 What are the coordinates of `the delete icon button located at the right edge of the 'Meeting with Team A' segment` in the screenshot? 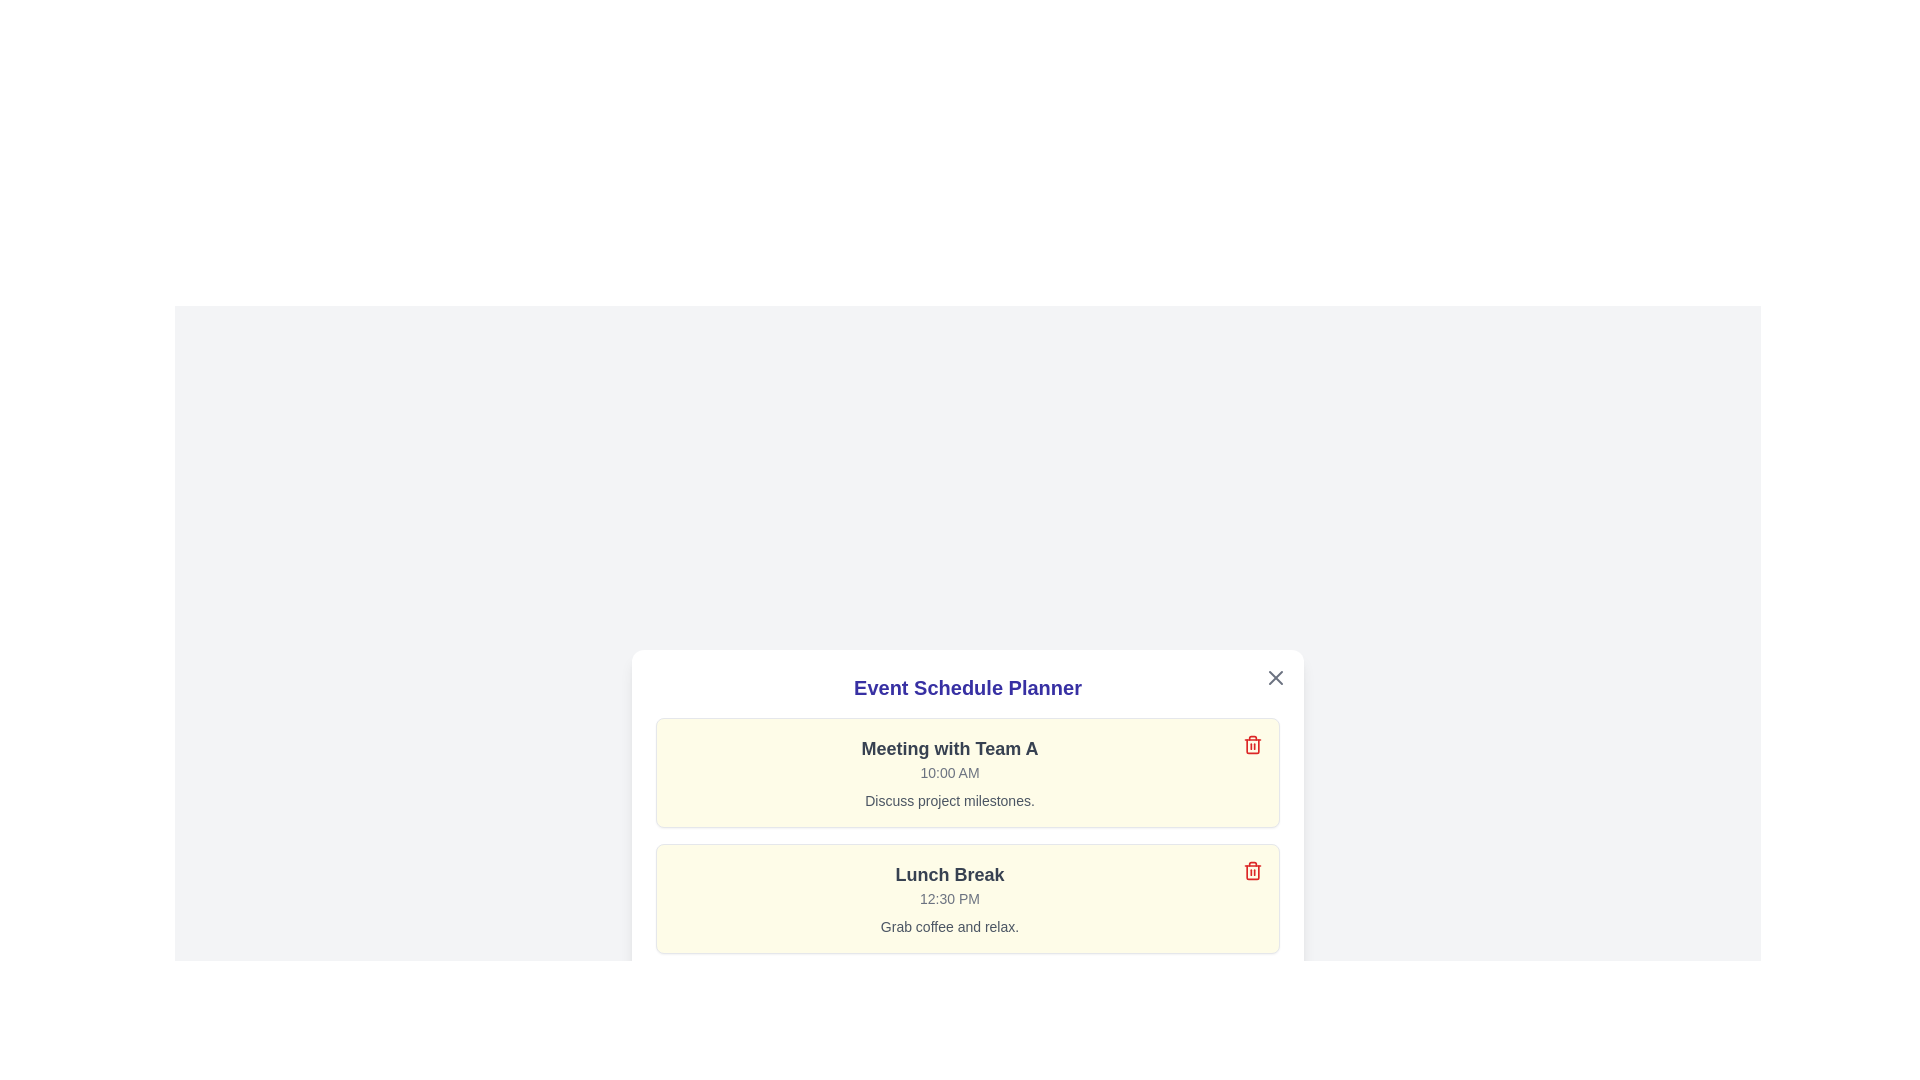 It's located at (1251, 744).